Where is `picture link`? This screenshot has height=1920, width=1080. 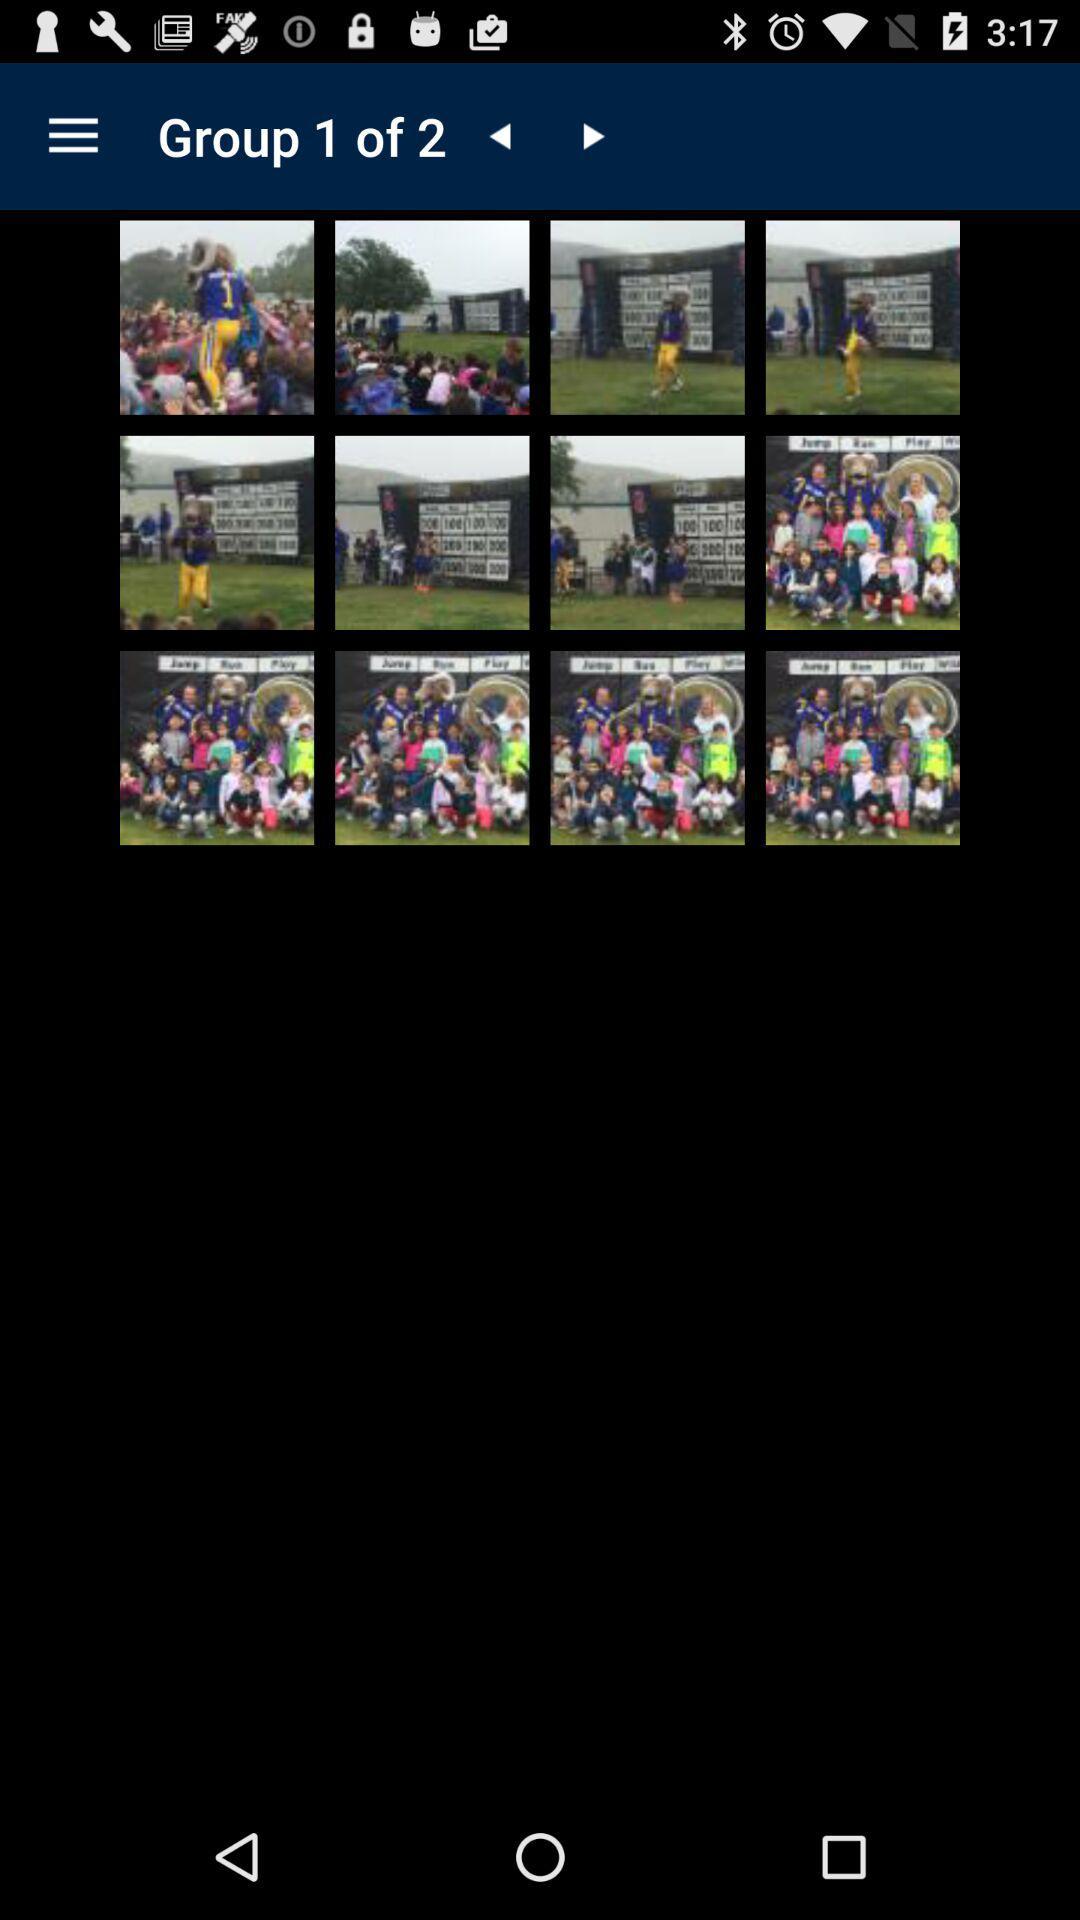
picture link is located at coordinates (217, 532).